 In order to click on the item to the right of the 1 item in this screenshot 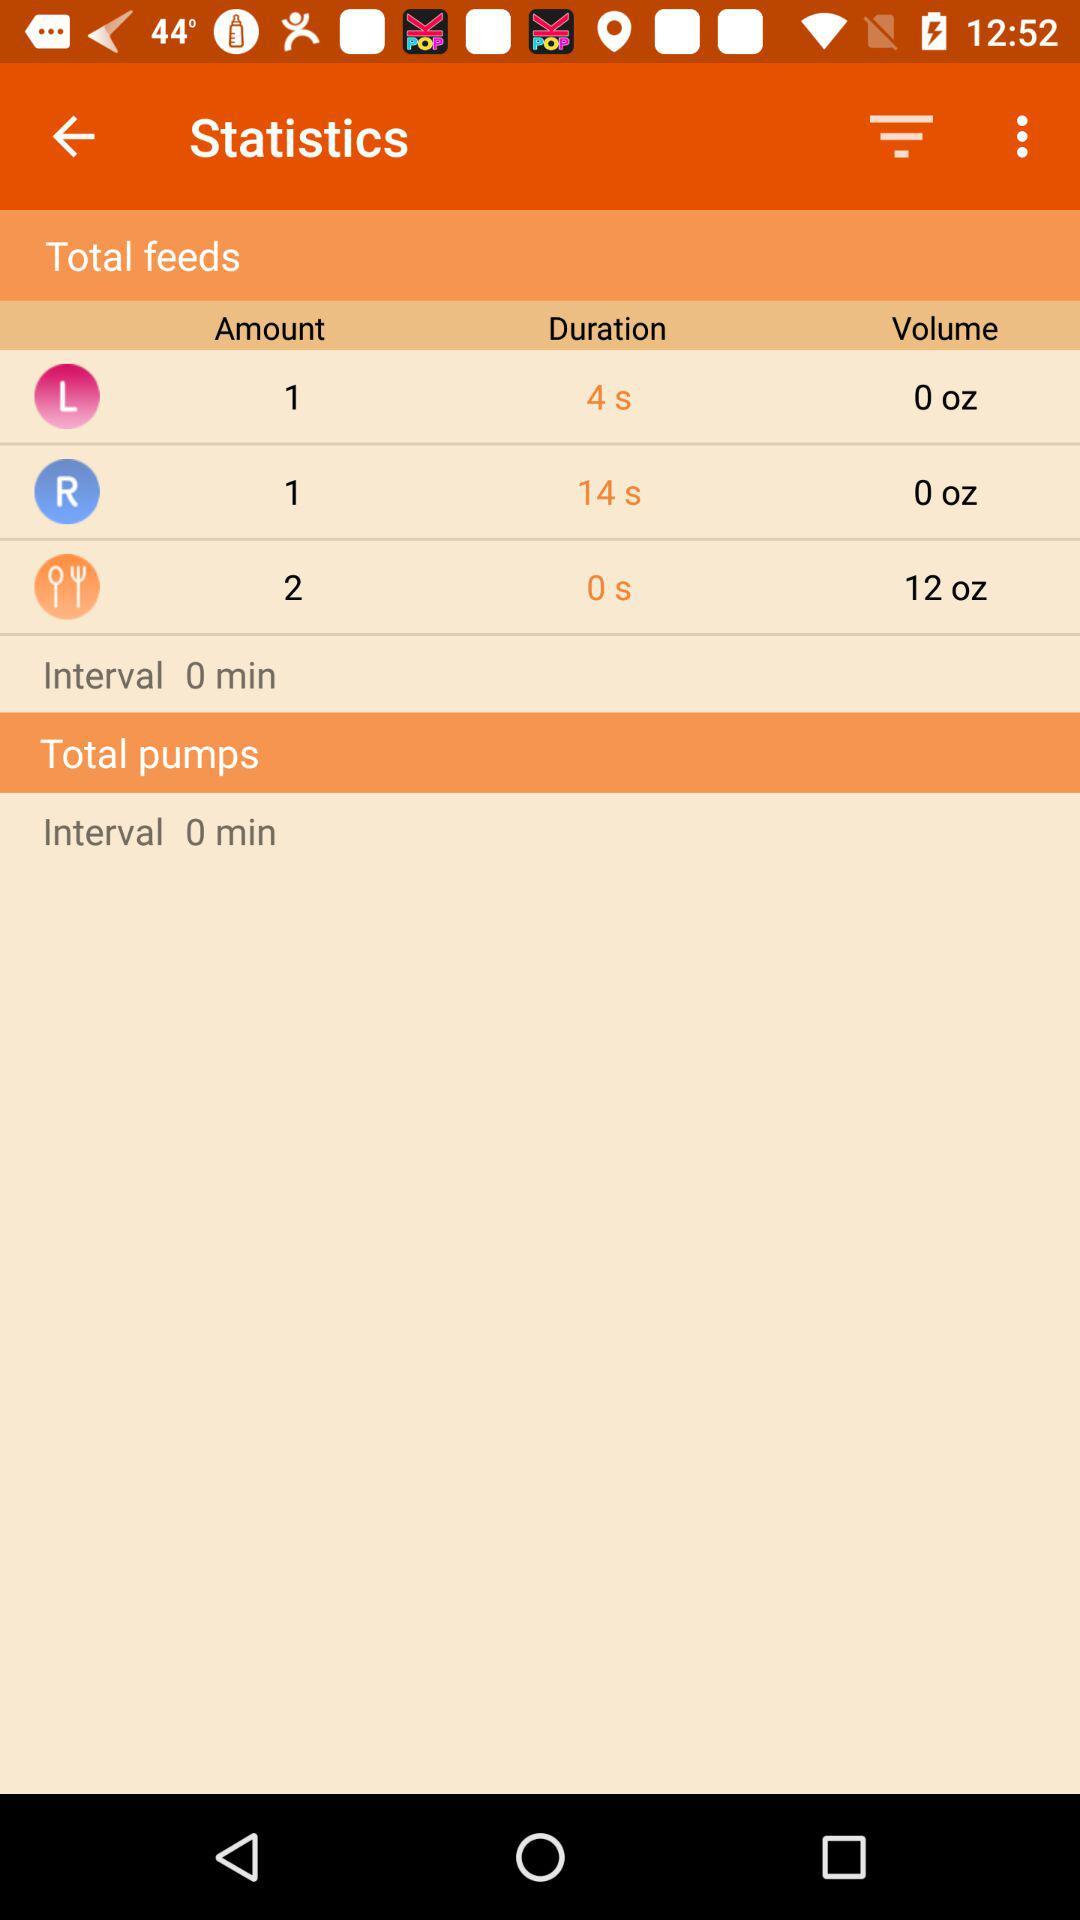, I will do `click(608, 491)`.